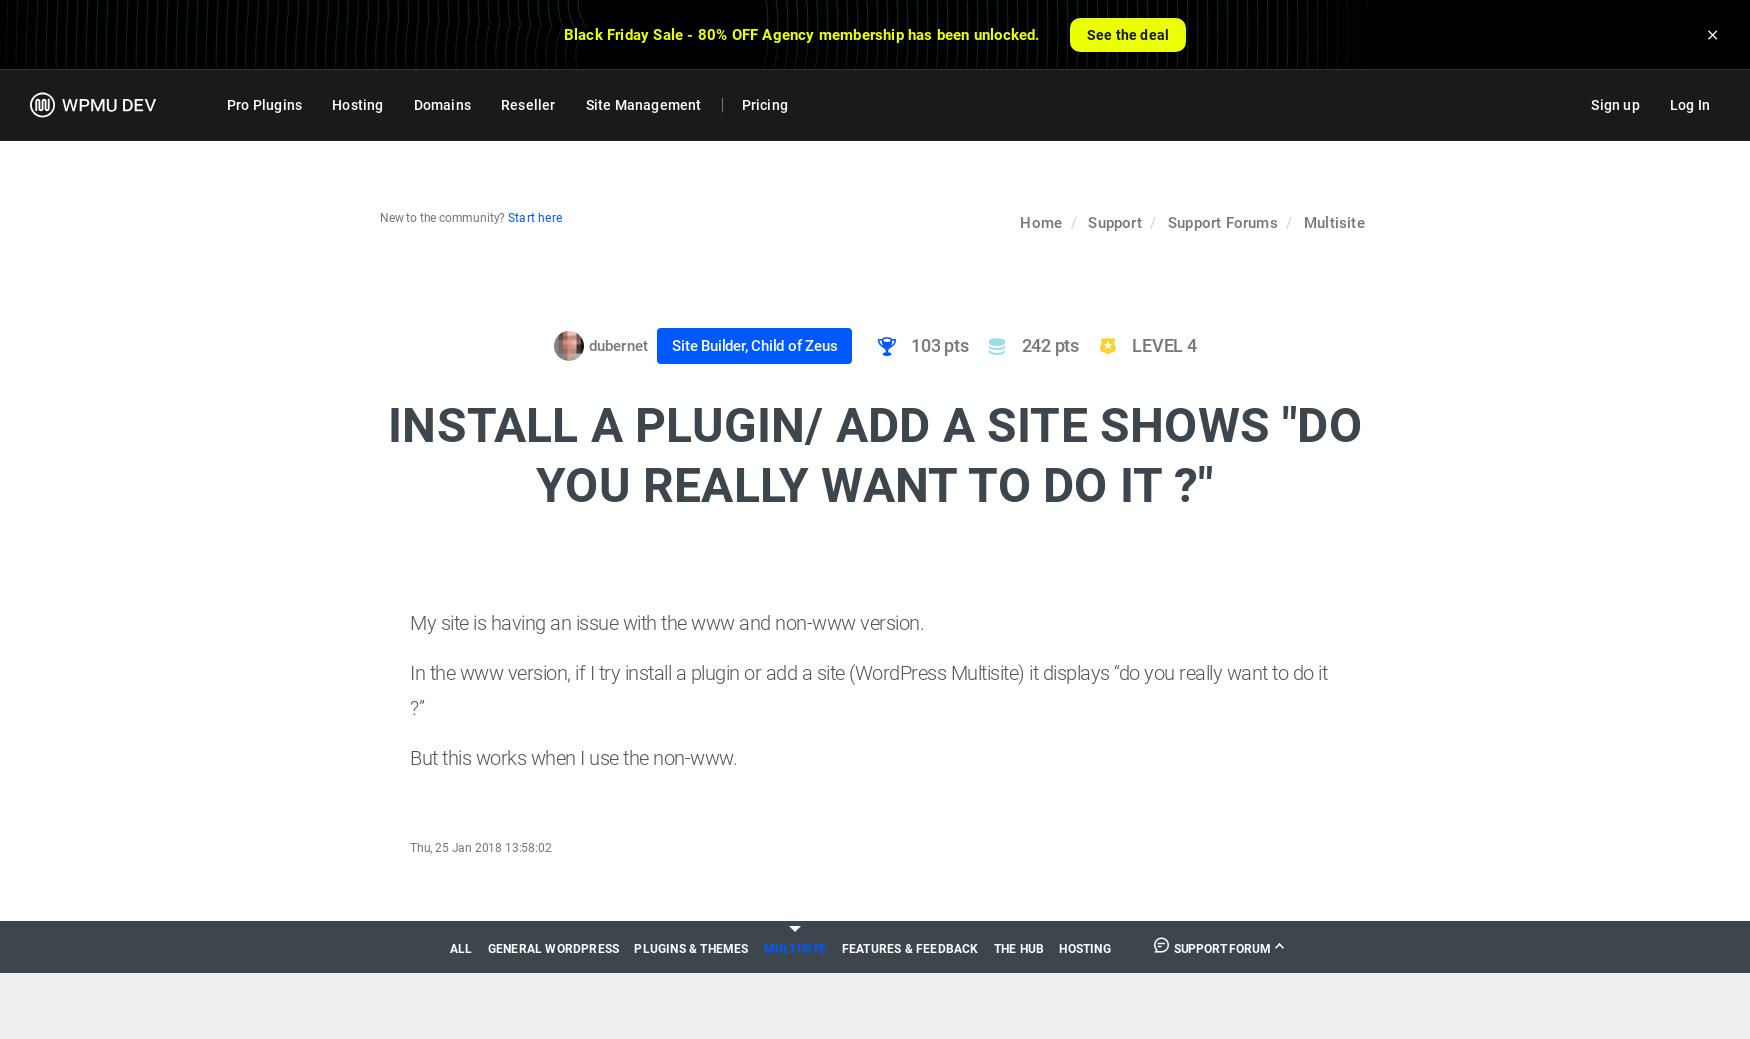 The width and height of the screenshot is (1750, 1039). What do you see at coordinates (617, 345) in the screenshot?
I see `'dubernet'` at bounding box center [617, 345].